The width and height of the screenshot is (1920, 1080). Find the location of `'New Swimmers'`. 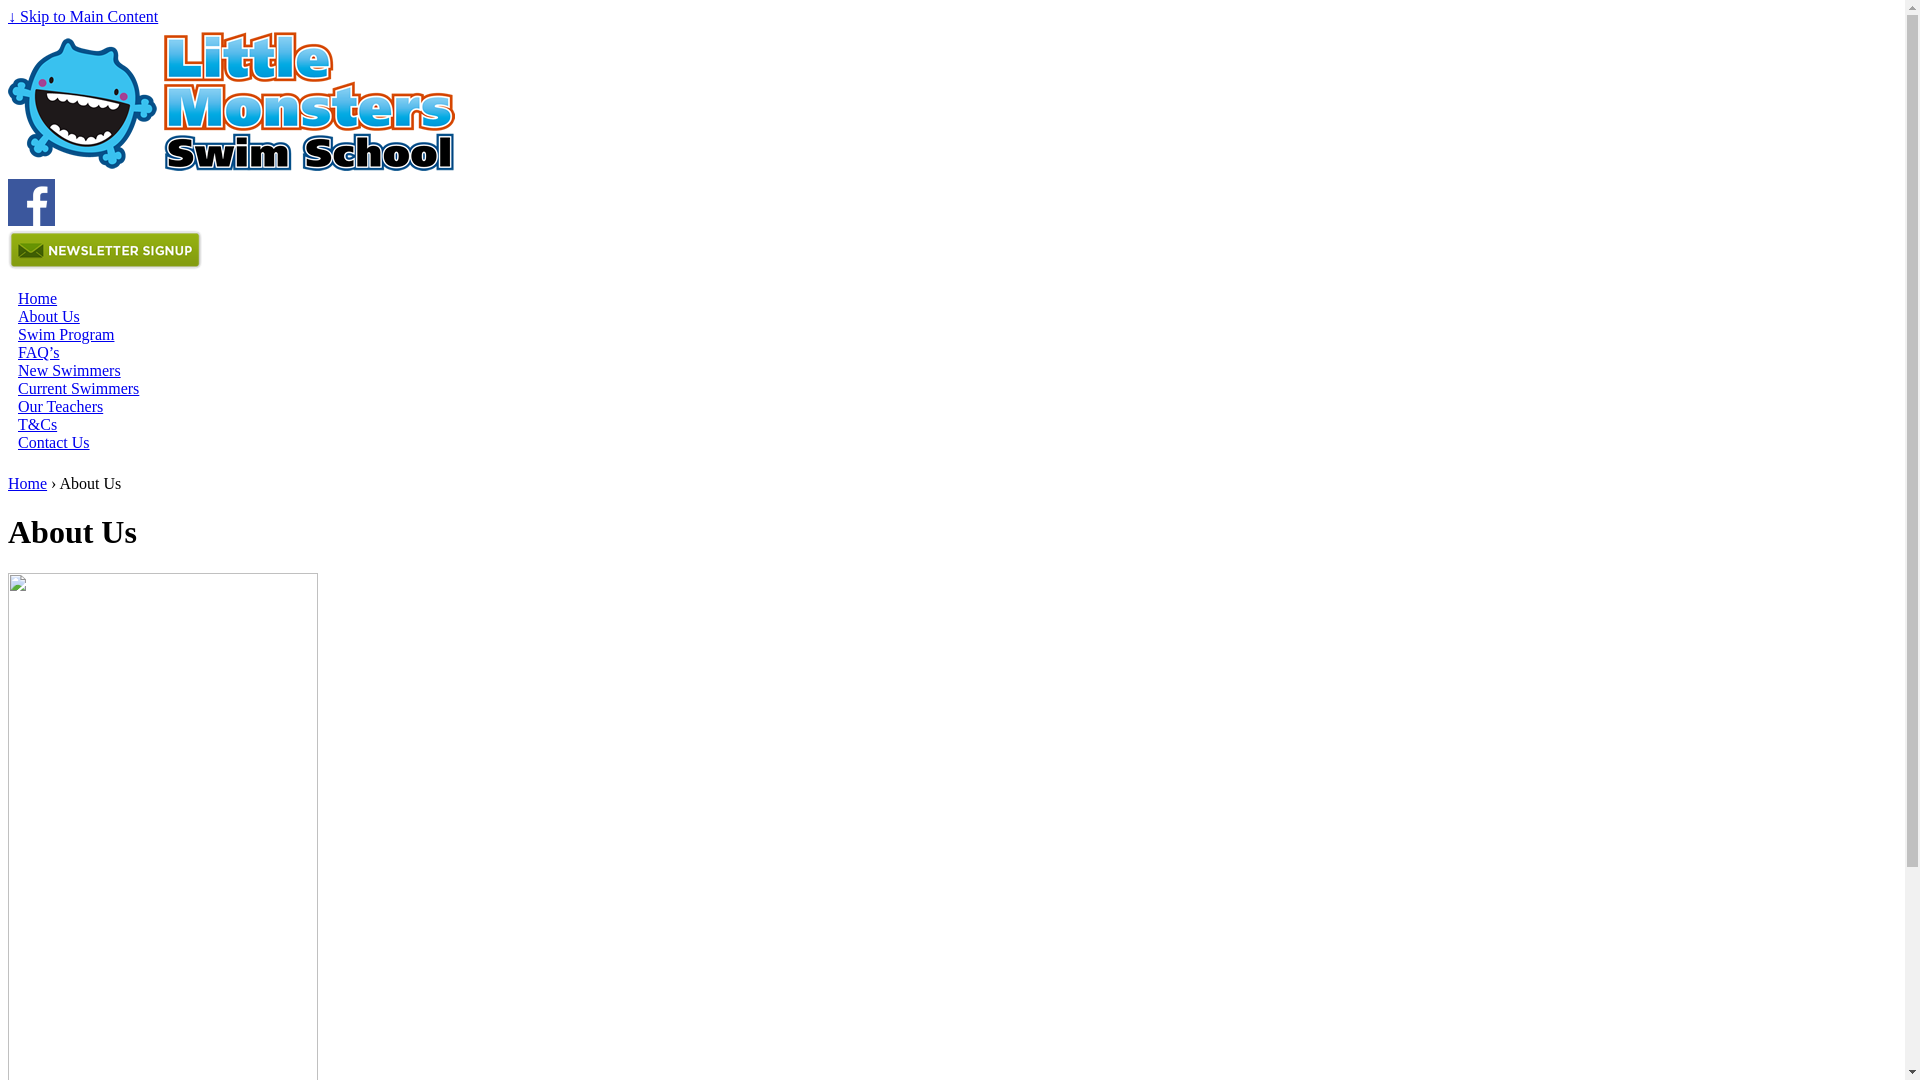

'New Swimmers' is located at coordinates (69, 370).